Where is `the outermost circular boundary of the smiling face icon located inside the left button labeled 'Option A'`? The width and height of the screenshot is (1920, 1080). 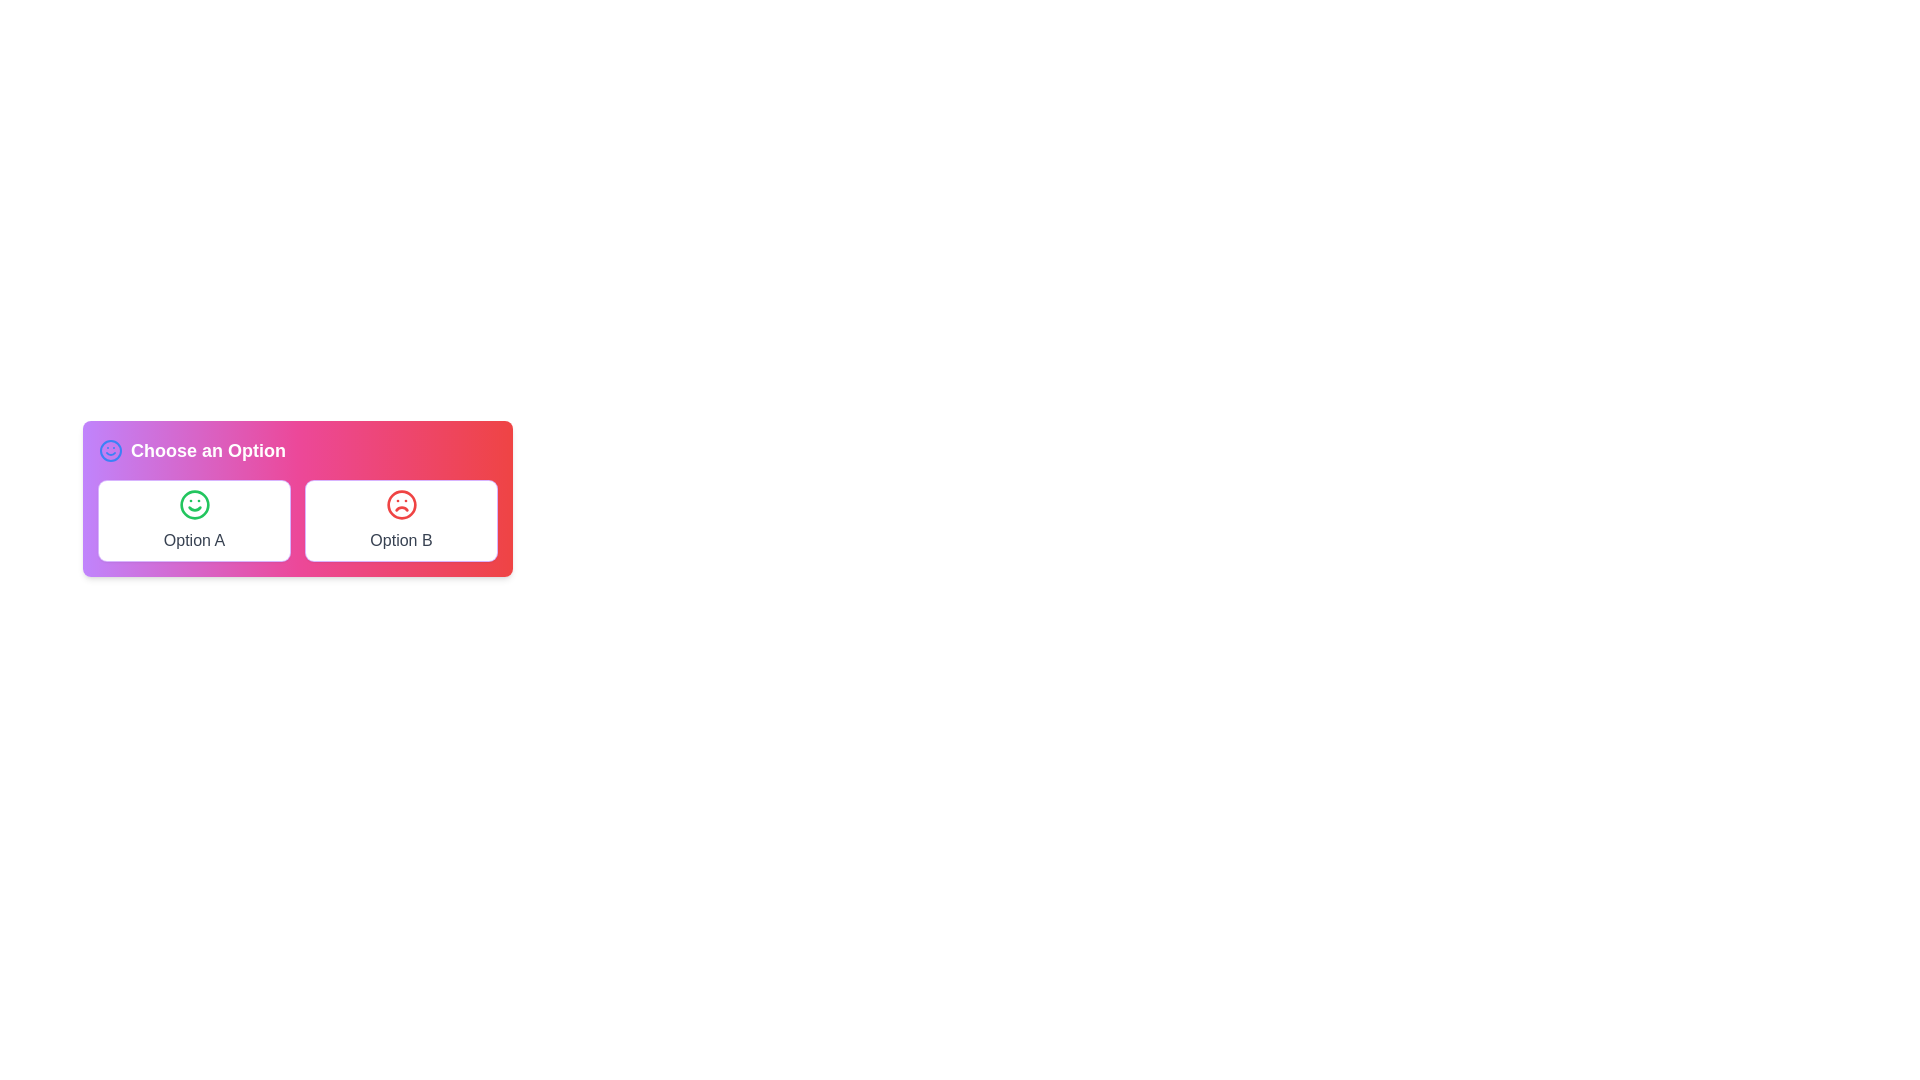
the outermost circular boundary of the smiling face icon located inside the left button labeled 'Option A' is located at coordinates (194, 504).